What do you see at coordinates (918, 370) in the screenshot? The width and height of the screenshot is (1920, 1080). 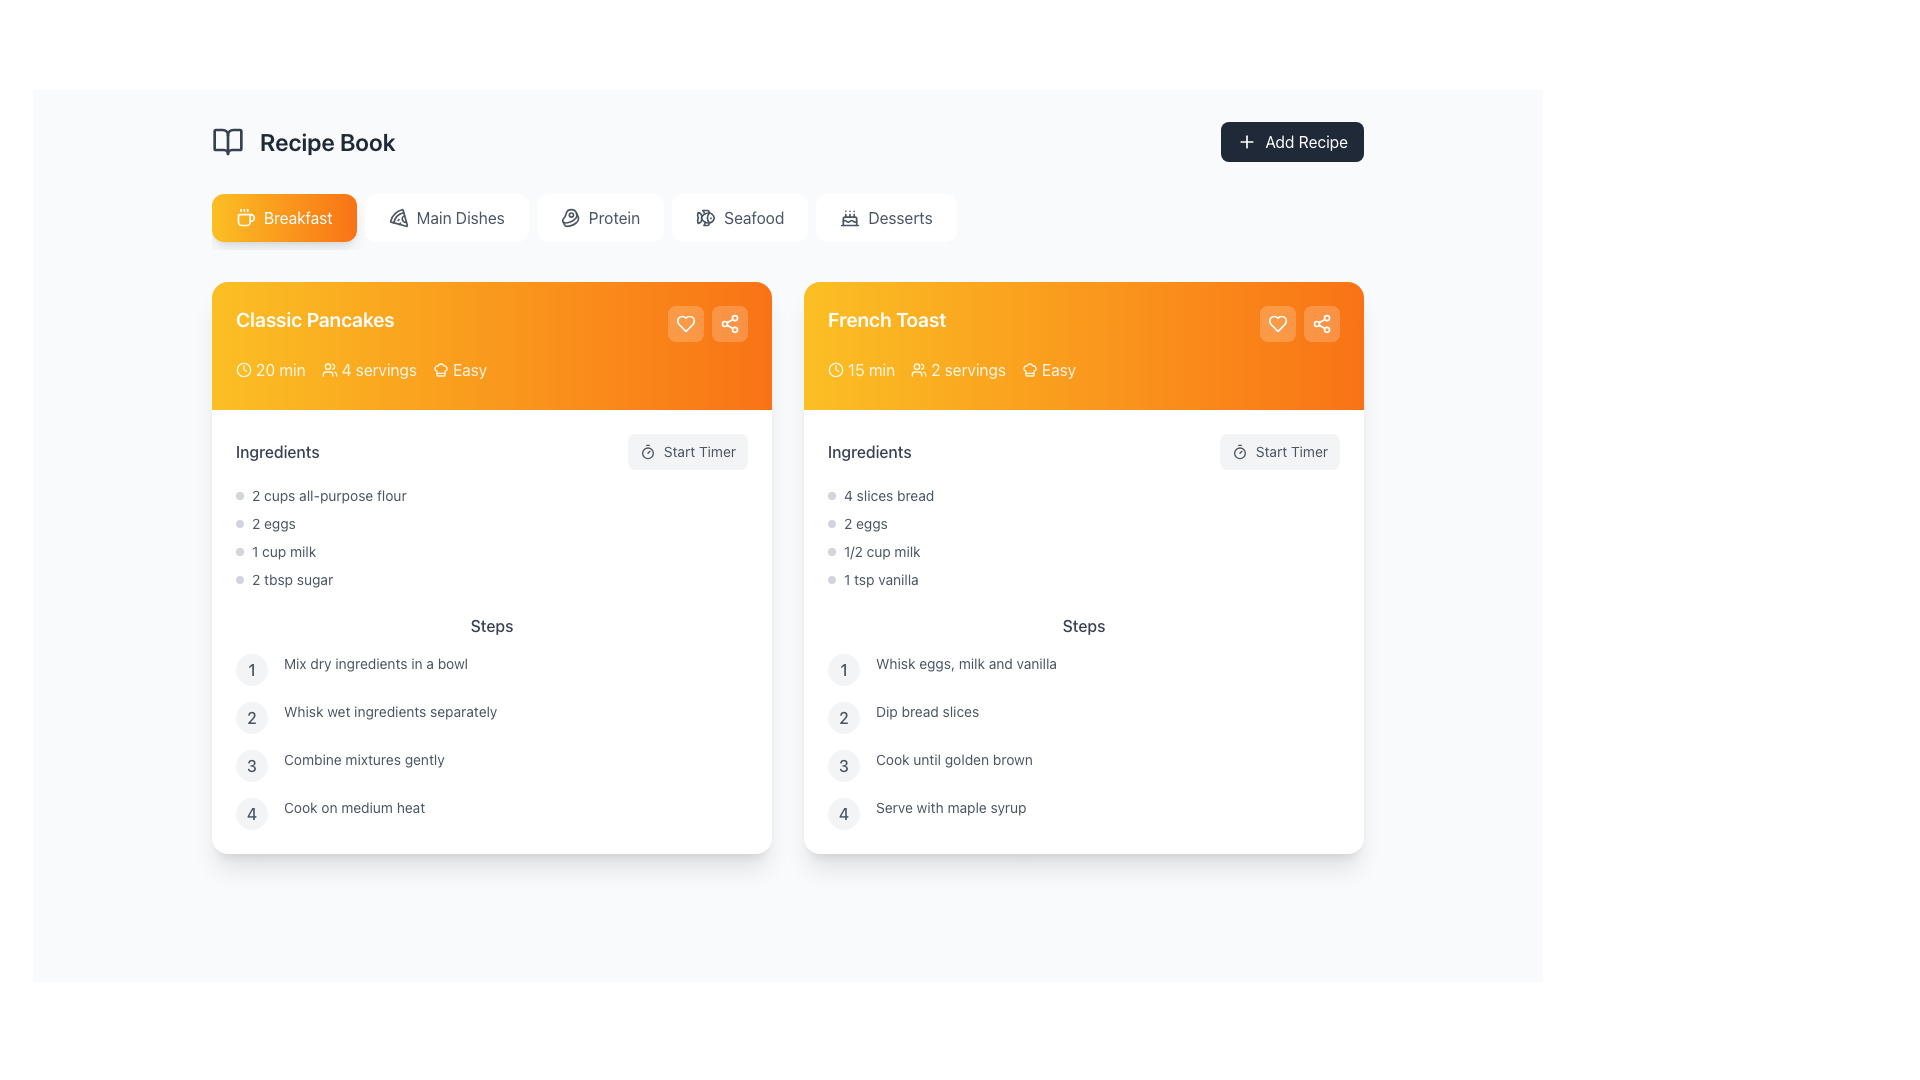 I see `the servings icon located in the header section of the 'French Toast' recipe card, positioned left of the text '2 servings'` at bounding box center [918, 370].